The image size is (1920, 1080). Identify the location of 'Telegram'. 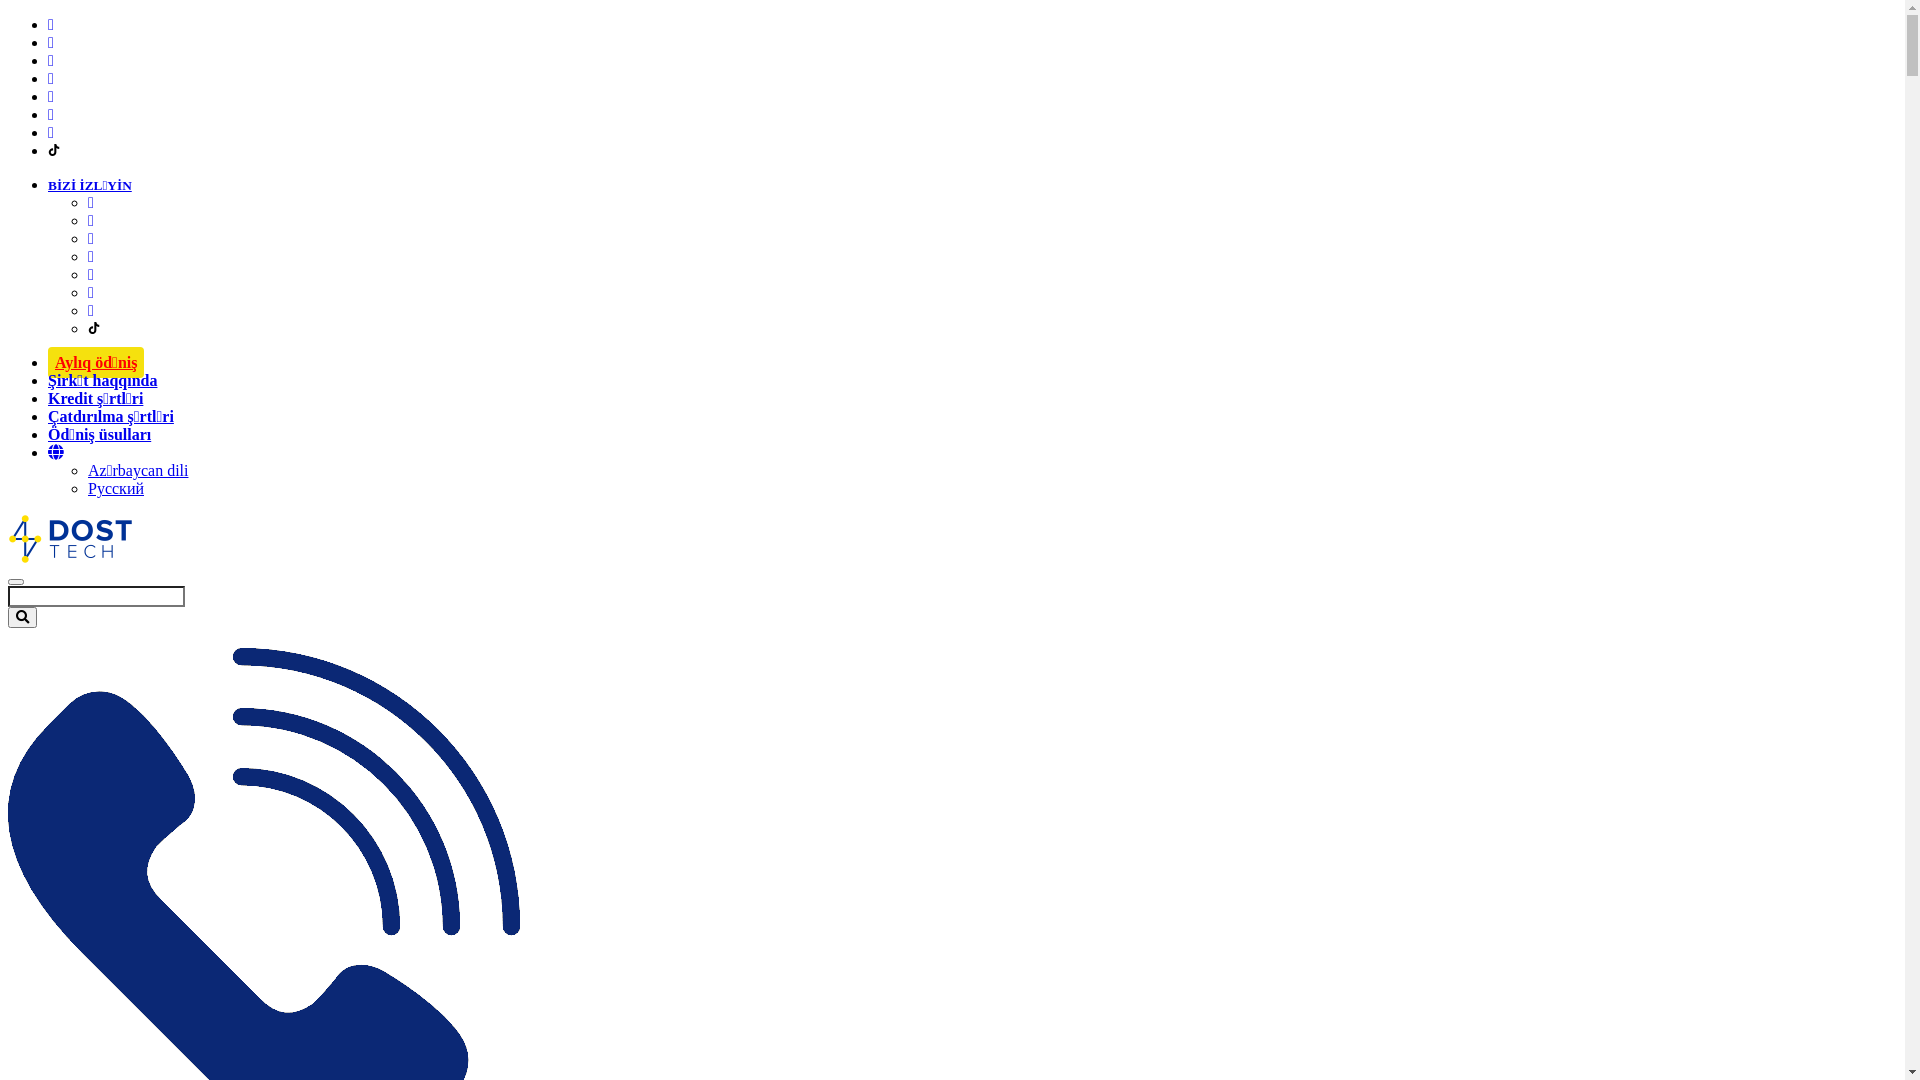
(90, 292).